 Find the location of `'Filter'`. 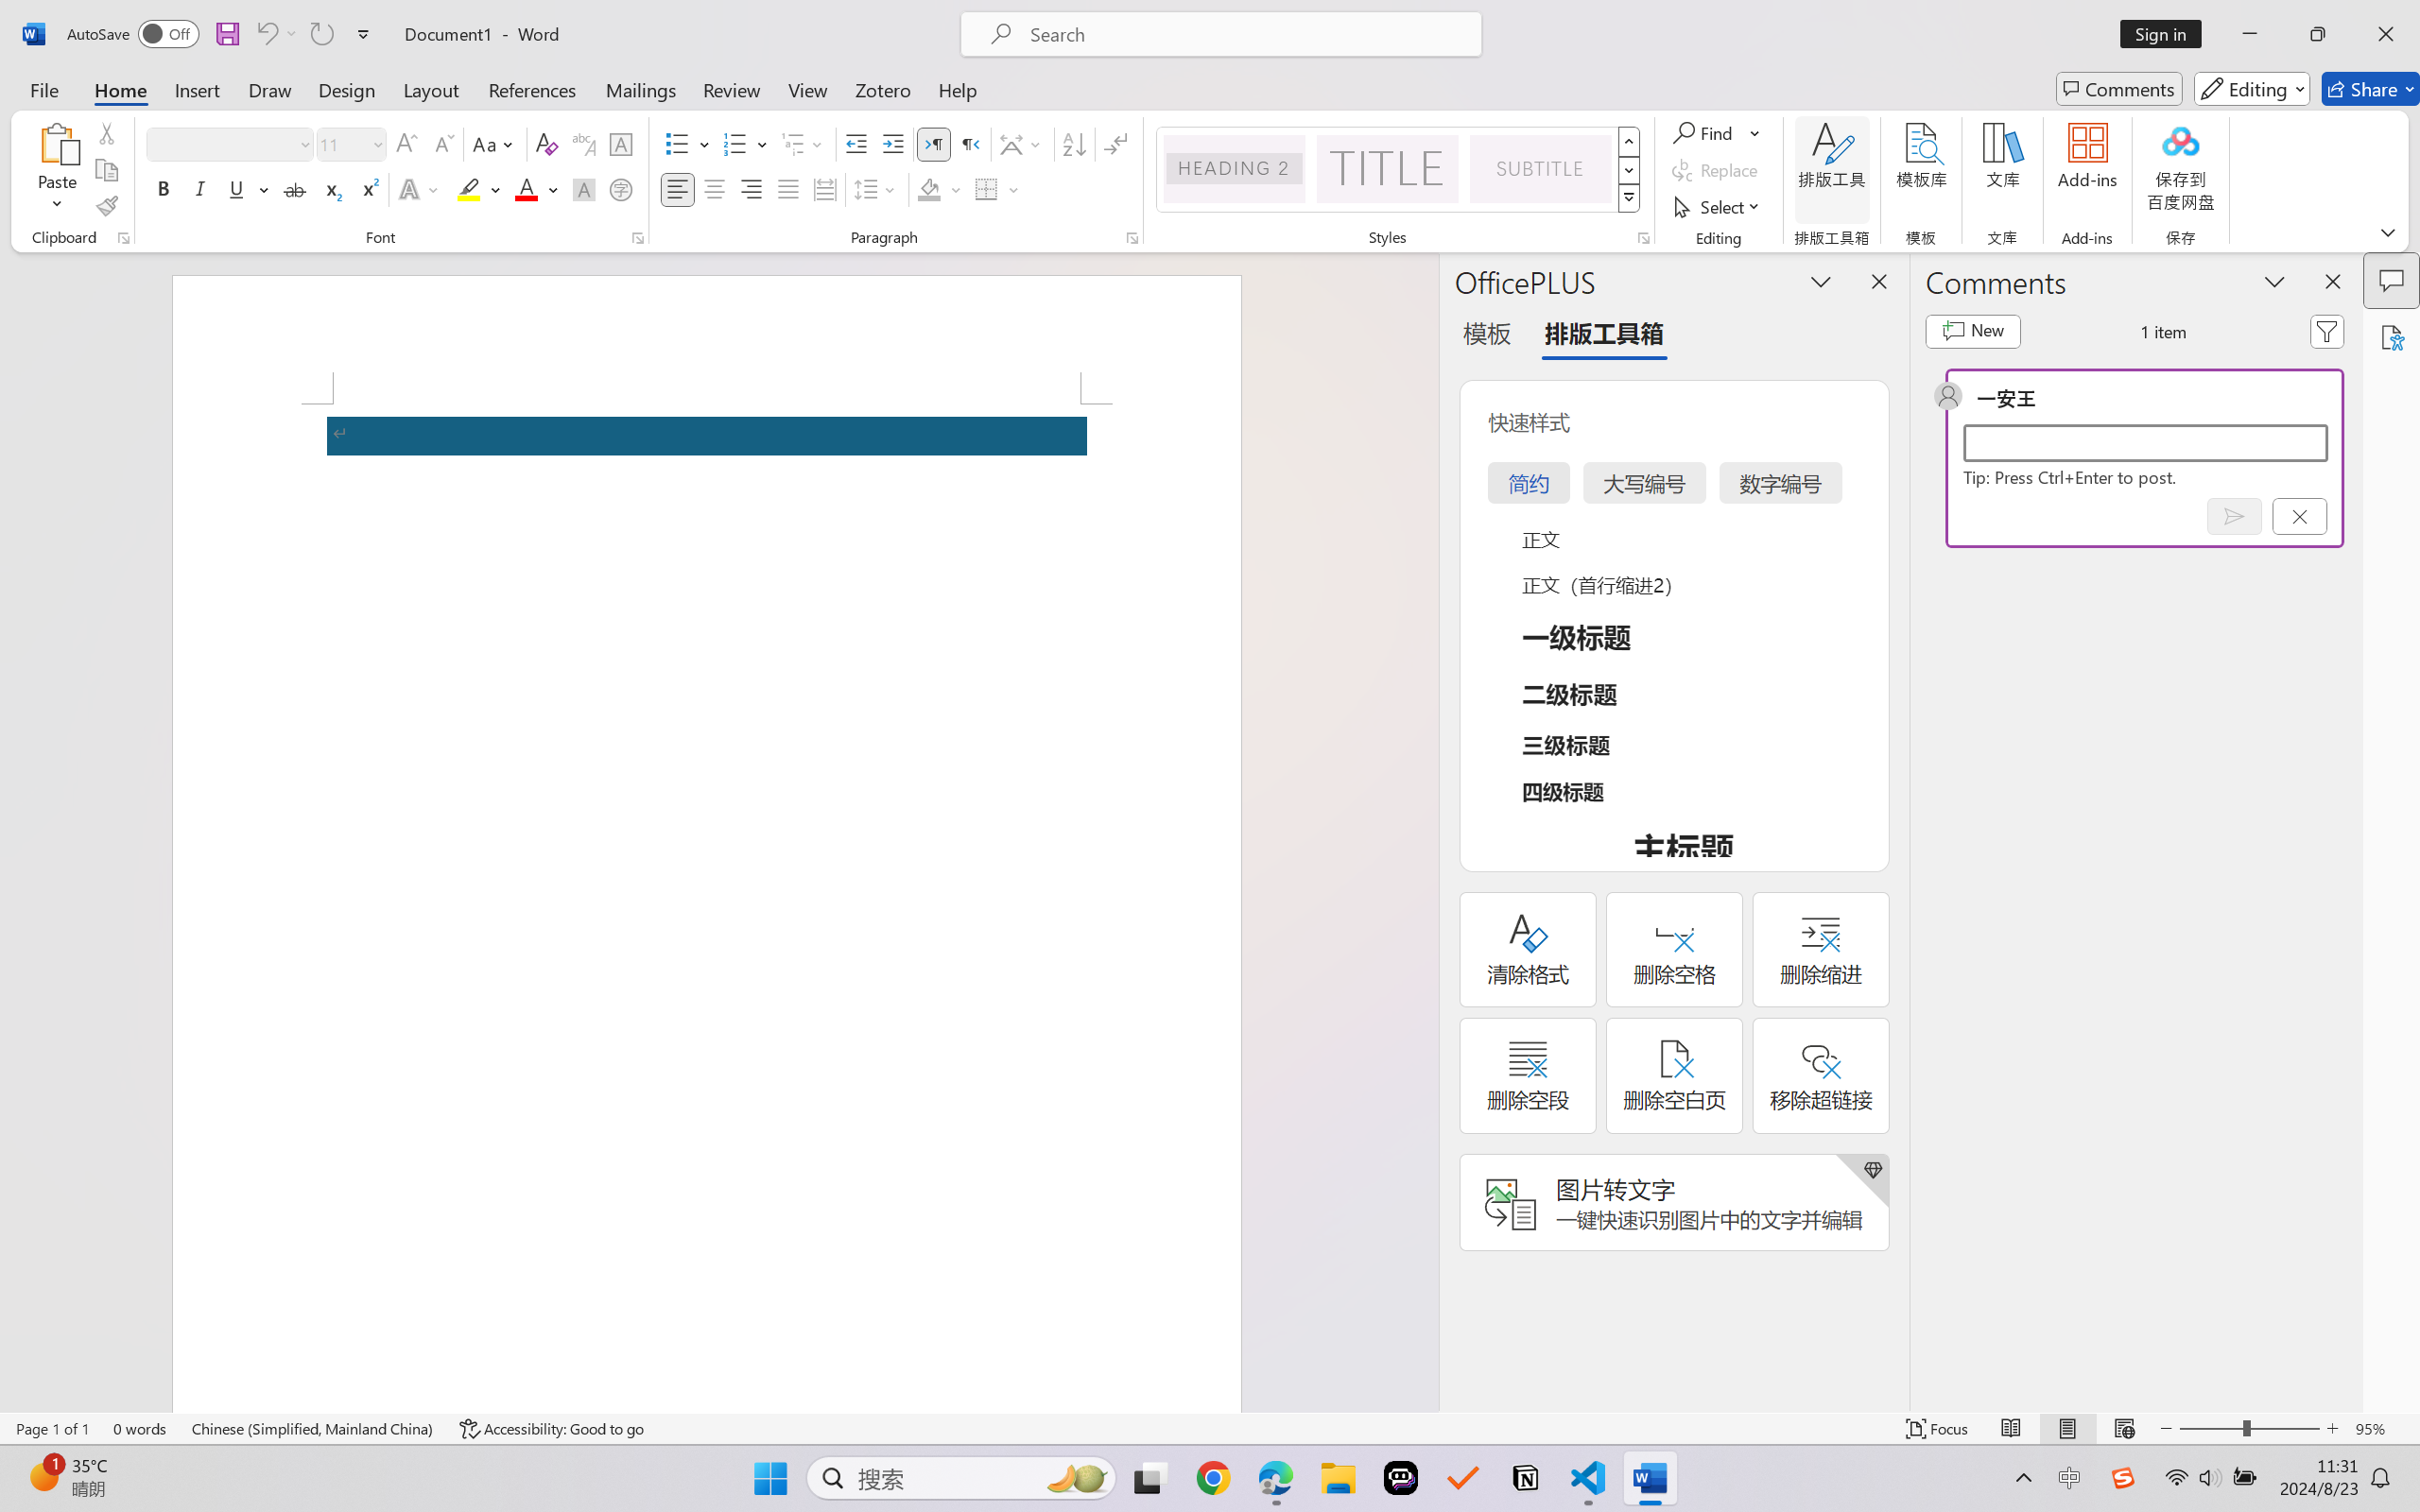

'Filter' is located at coordinates (2327, 331).